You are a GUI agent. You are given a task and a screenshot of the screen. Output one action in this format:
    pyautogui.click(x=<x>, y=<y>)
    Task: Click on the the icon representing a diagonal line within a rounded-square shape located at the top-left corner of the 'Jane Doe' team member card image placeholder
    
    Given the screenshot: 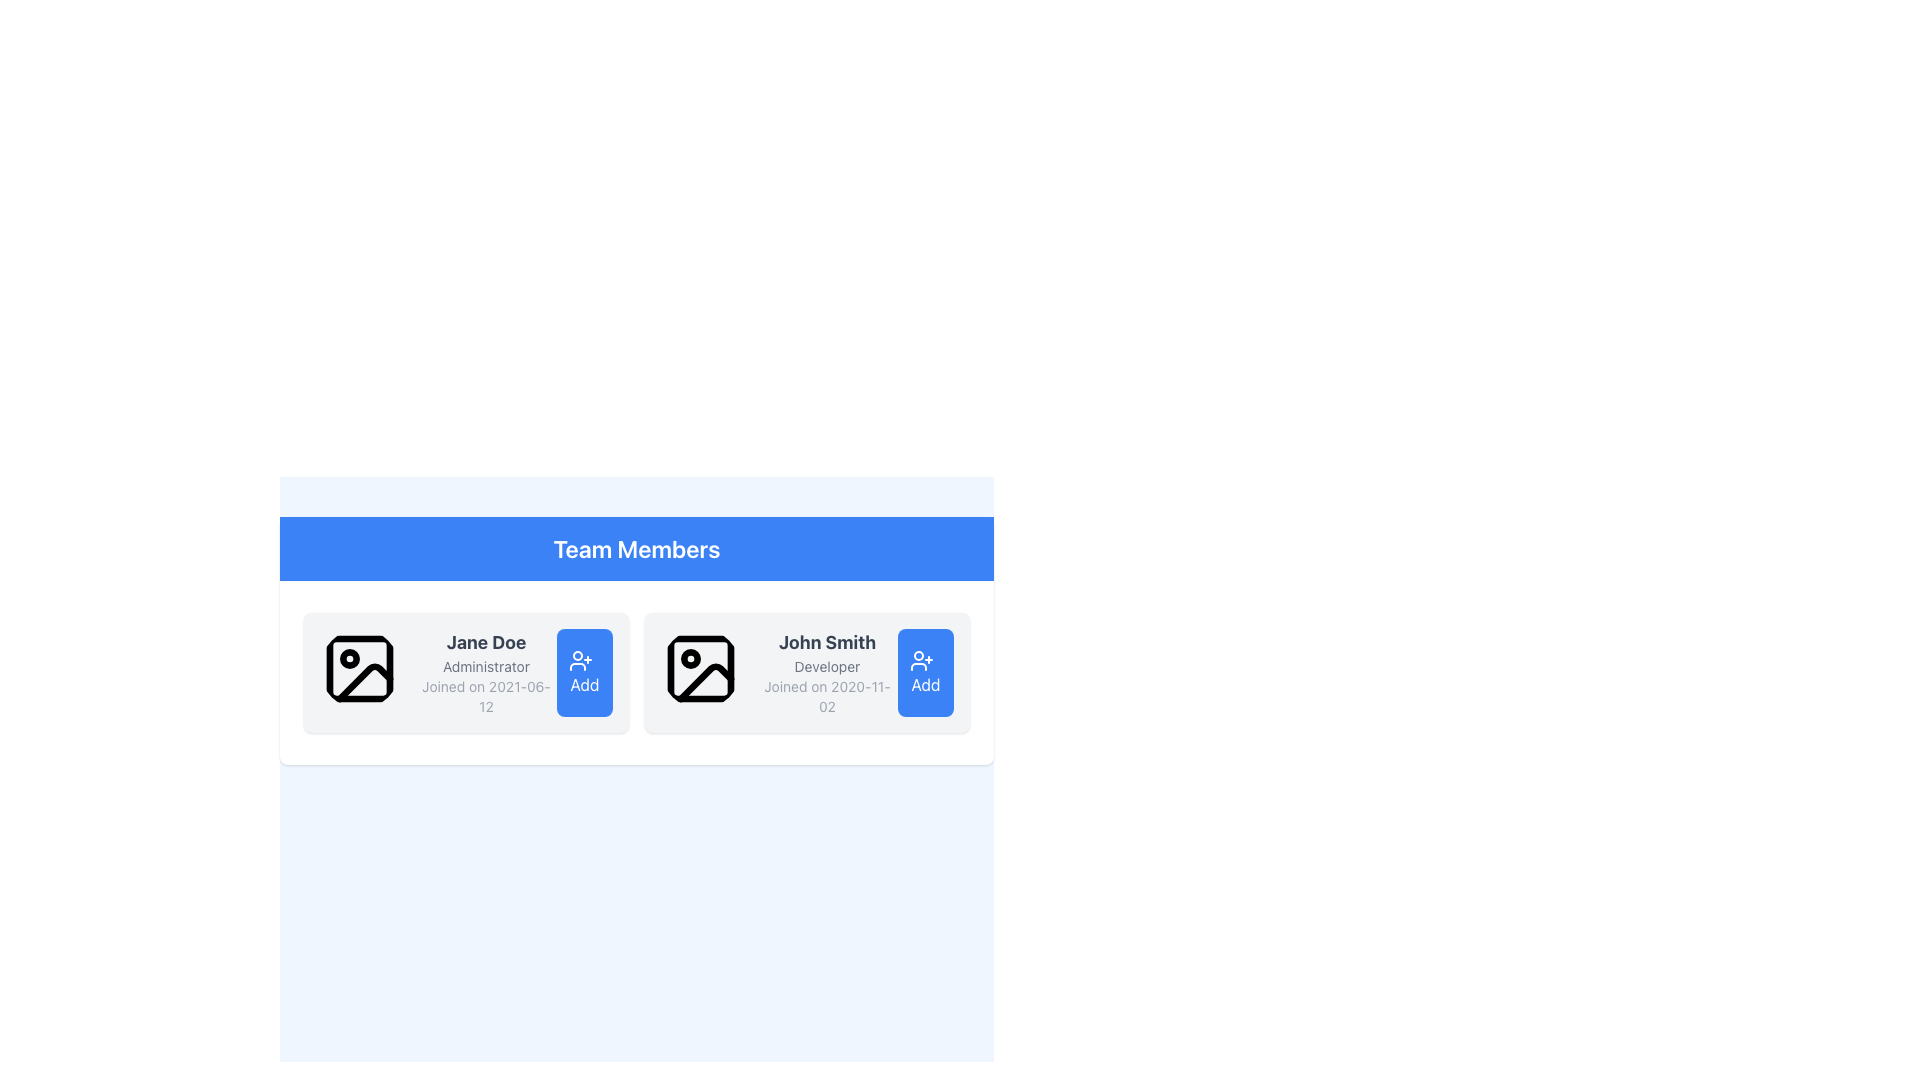 What is the action you would take?
    pyautogui.click(x=364, y=681)
    